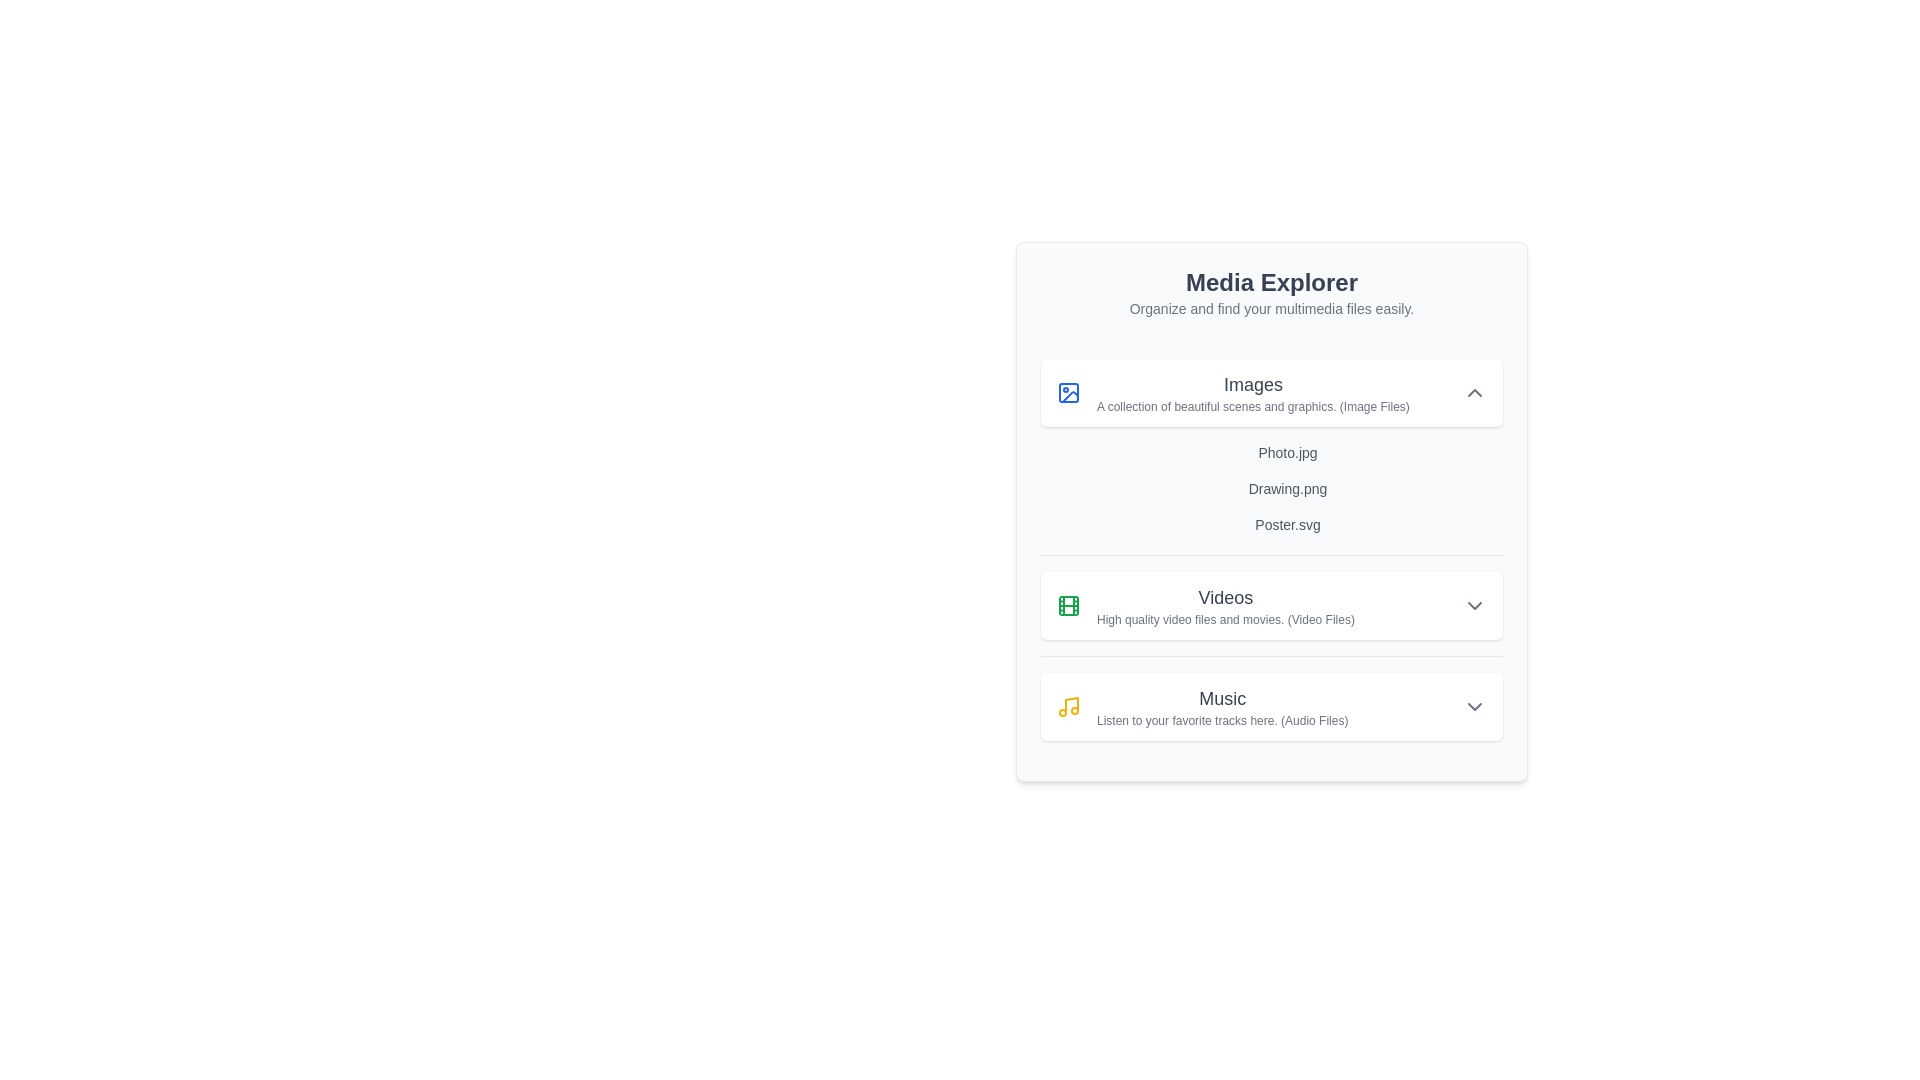  Describe the element at coordinates (1474, 604) in the screenshot. I see `the dropdown indicator icon, which is a gray arrow pointing downwards located to the right of the 'Videos' section title` at that location.